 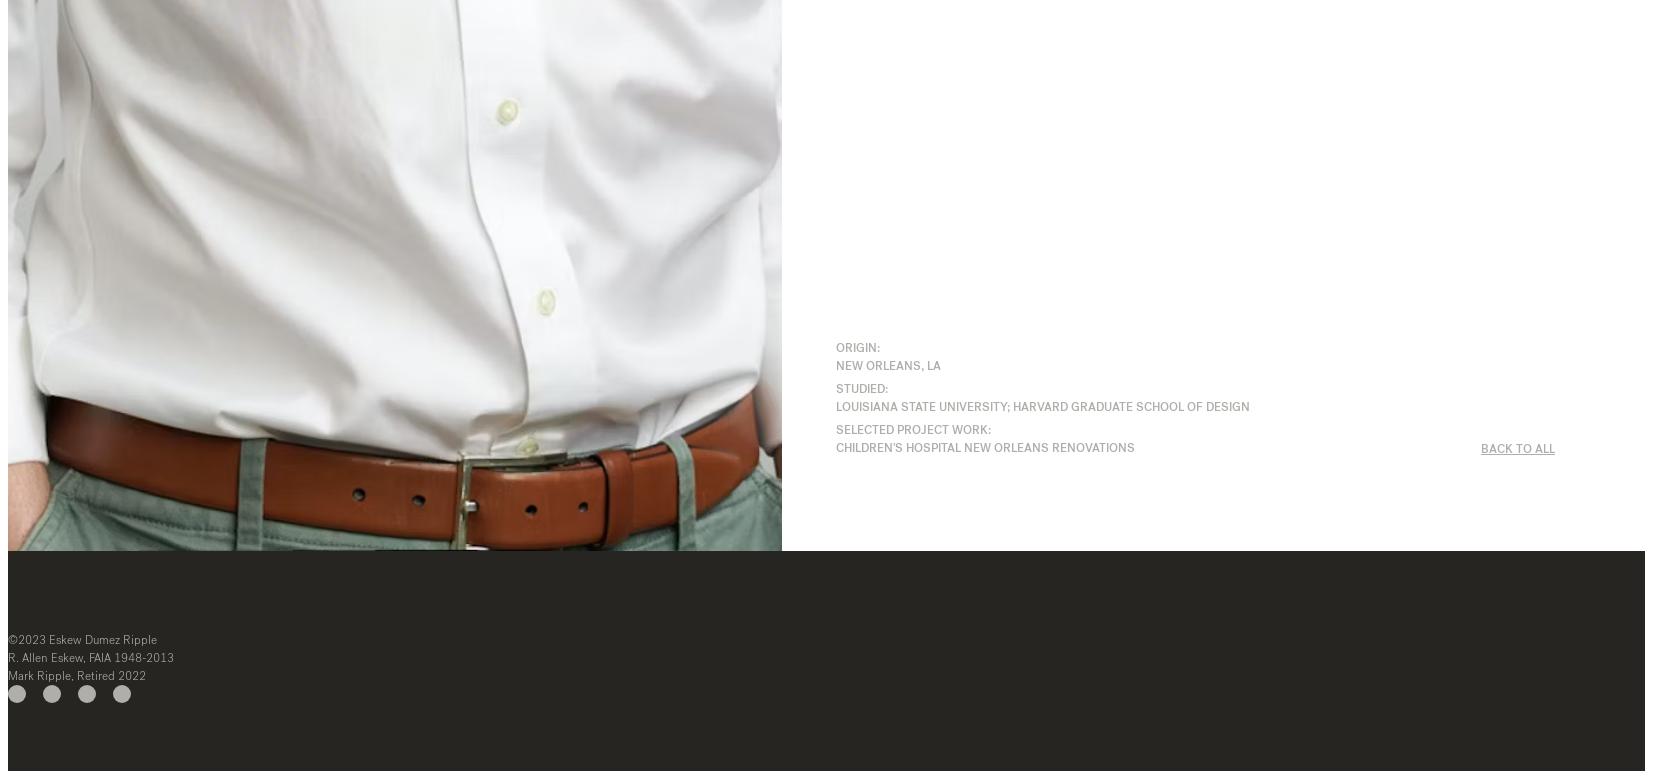 I want to click on 'Children's Hospital New Orleans Renovations', so click(x=983, y=447).